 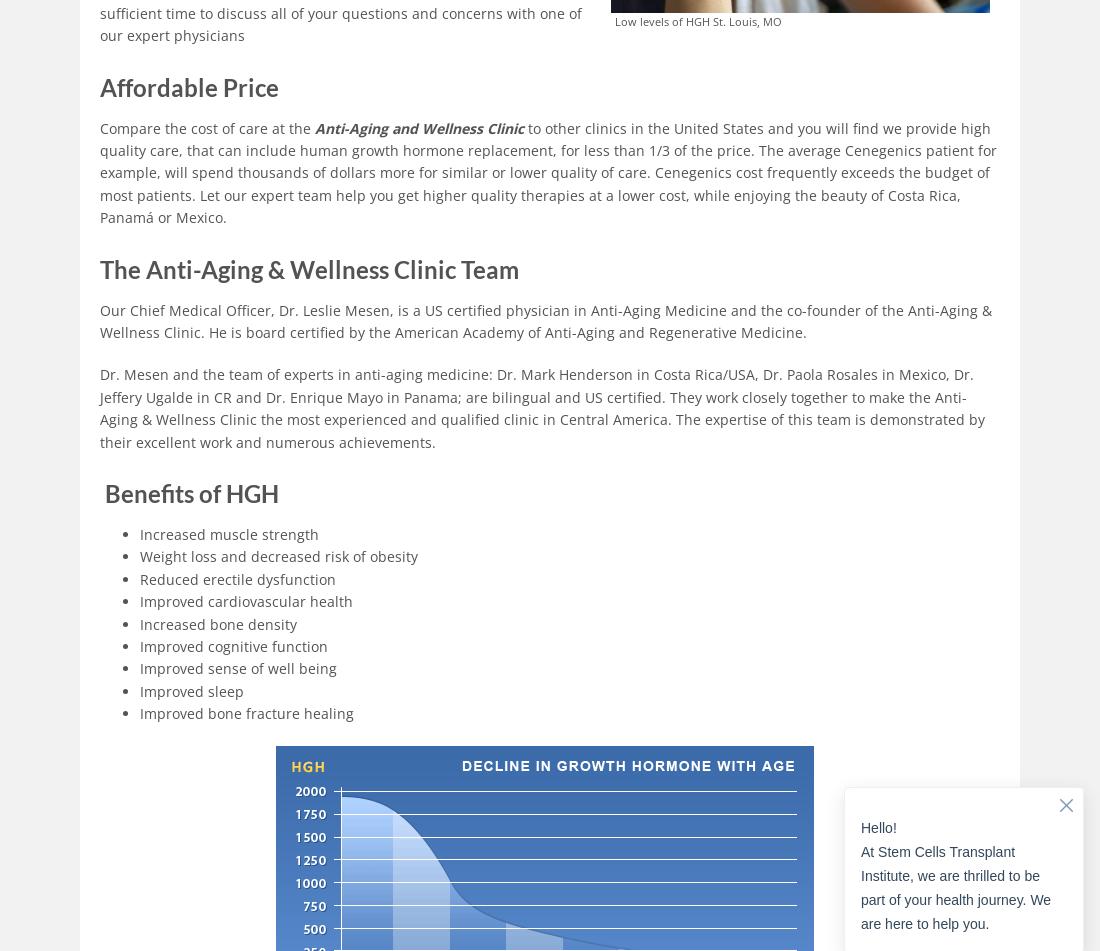 What do you see at coordinates (233, 644) in the screenshot?
I see `'Improved cognitive function'` at bounding box center [233, 644].